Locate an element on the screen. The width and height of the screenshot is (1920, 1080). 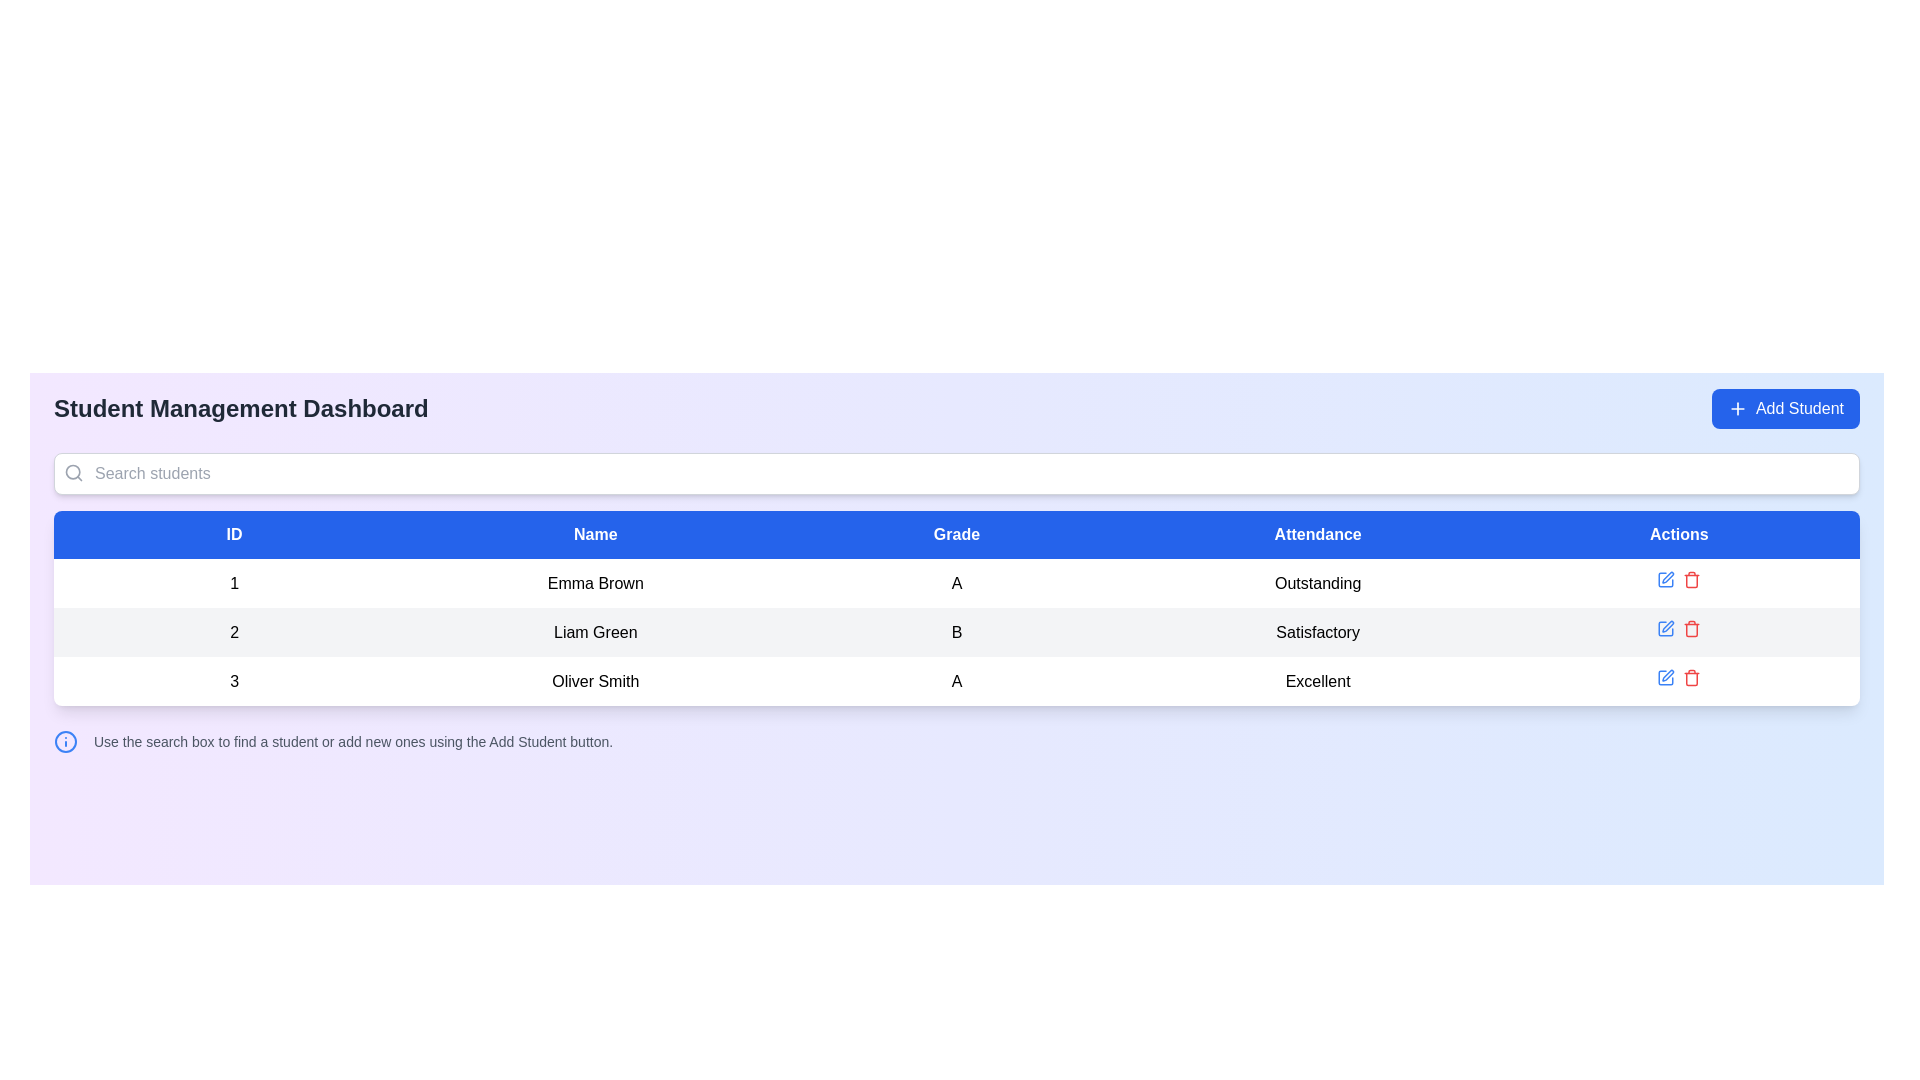
individual items within the second row of the student details table, which includes ID '2', Name 'Liam Green', Grade 'B', and Attendance 'Satisfactory' is located at coordinates (955, 632).